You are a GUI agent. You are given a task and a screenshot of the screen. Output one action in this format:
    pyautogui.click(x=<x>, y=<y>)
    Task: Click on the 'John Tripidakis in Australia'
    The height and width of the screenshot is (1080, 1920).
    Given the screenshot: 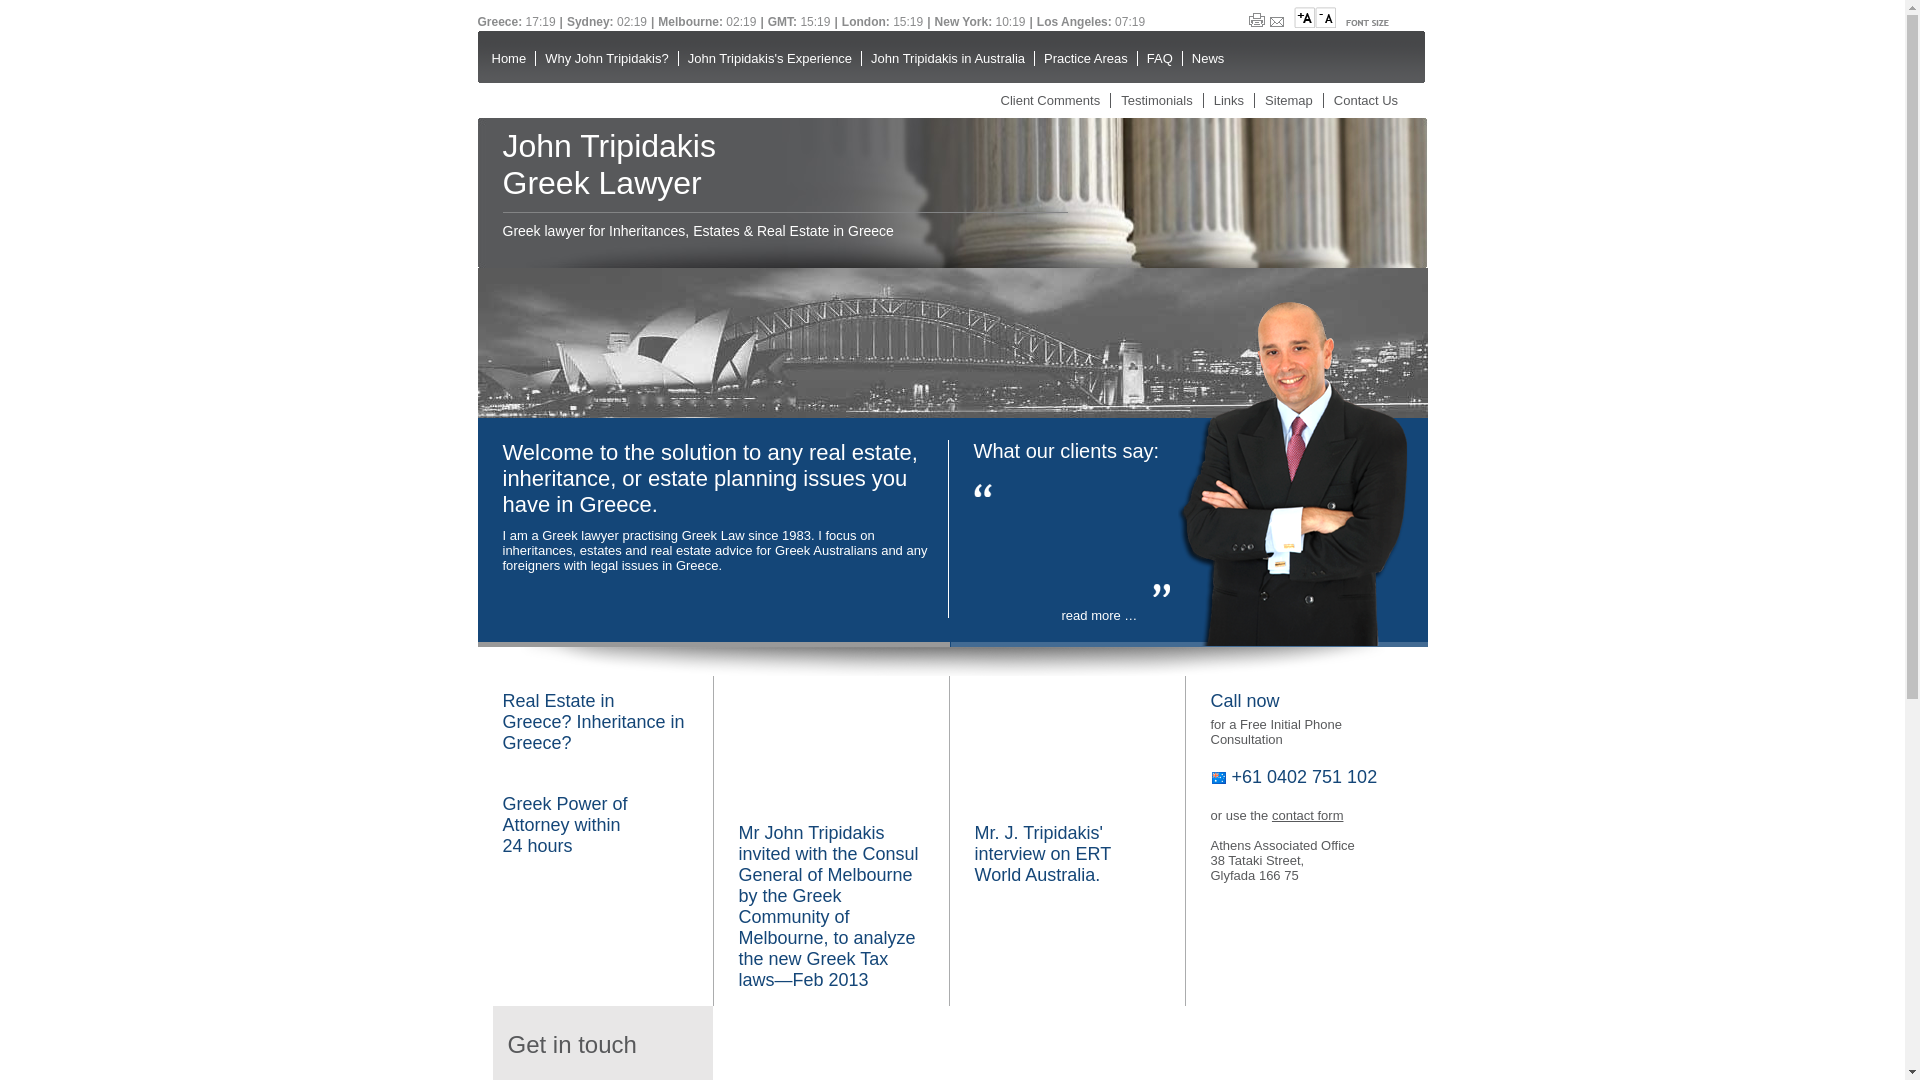 What is the action you would take?
    pyautogui.click(x=946, y=57)
    